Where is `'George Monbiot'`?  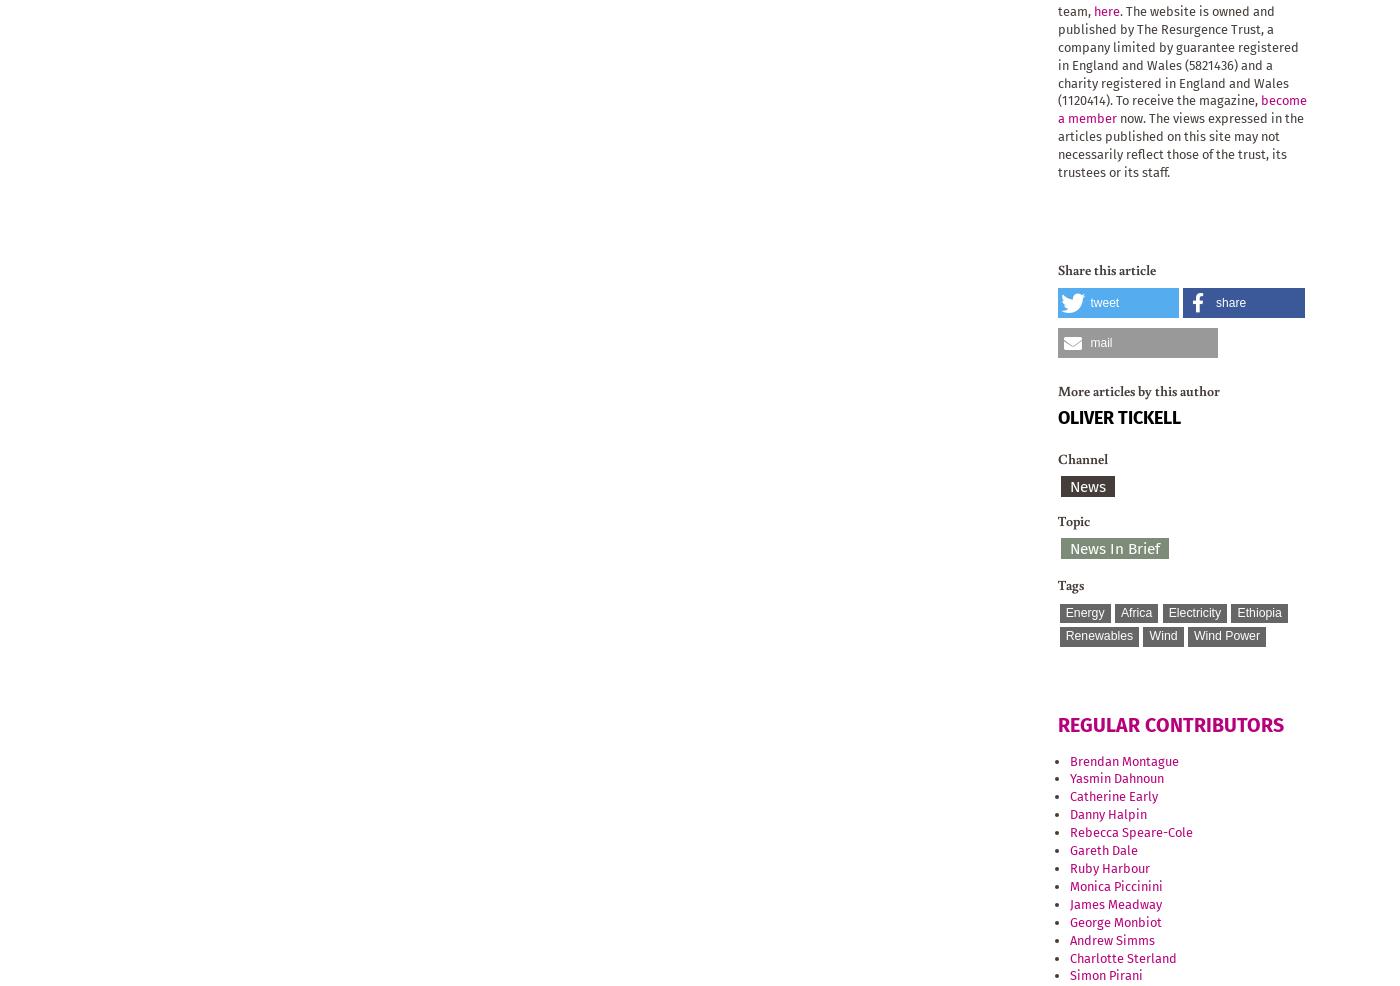
'George Monbiot' is located at coordinates (1115, 921).